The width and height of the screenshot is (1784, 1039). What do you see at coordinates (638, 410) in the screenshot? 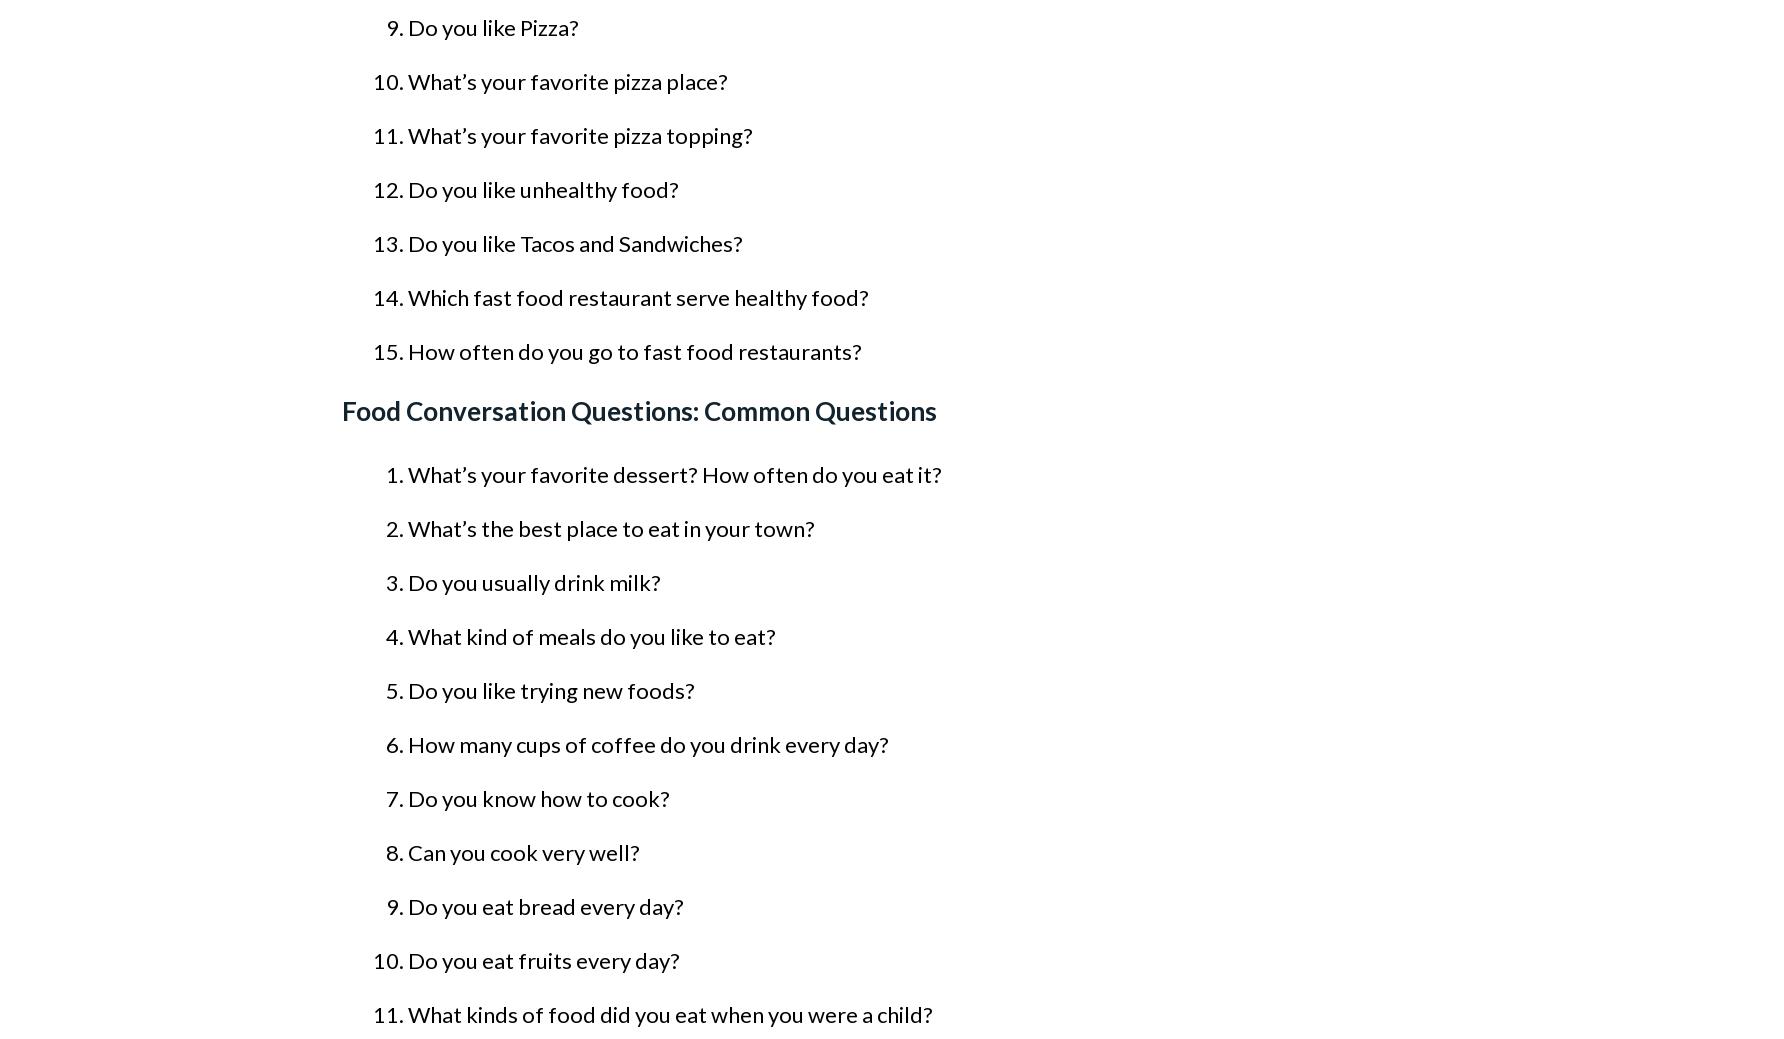
I see `'Food Conversation Questions: Common Questions'` at bounding box center [638, 410].